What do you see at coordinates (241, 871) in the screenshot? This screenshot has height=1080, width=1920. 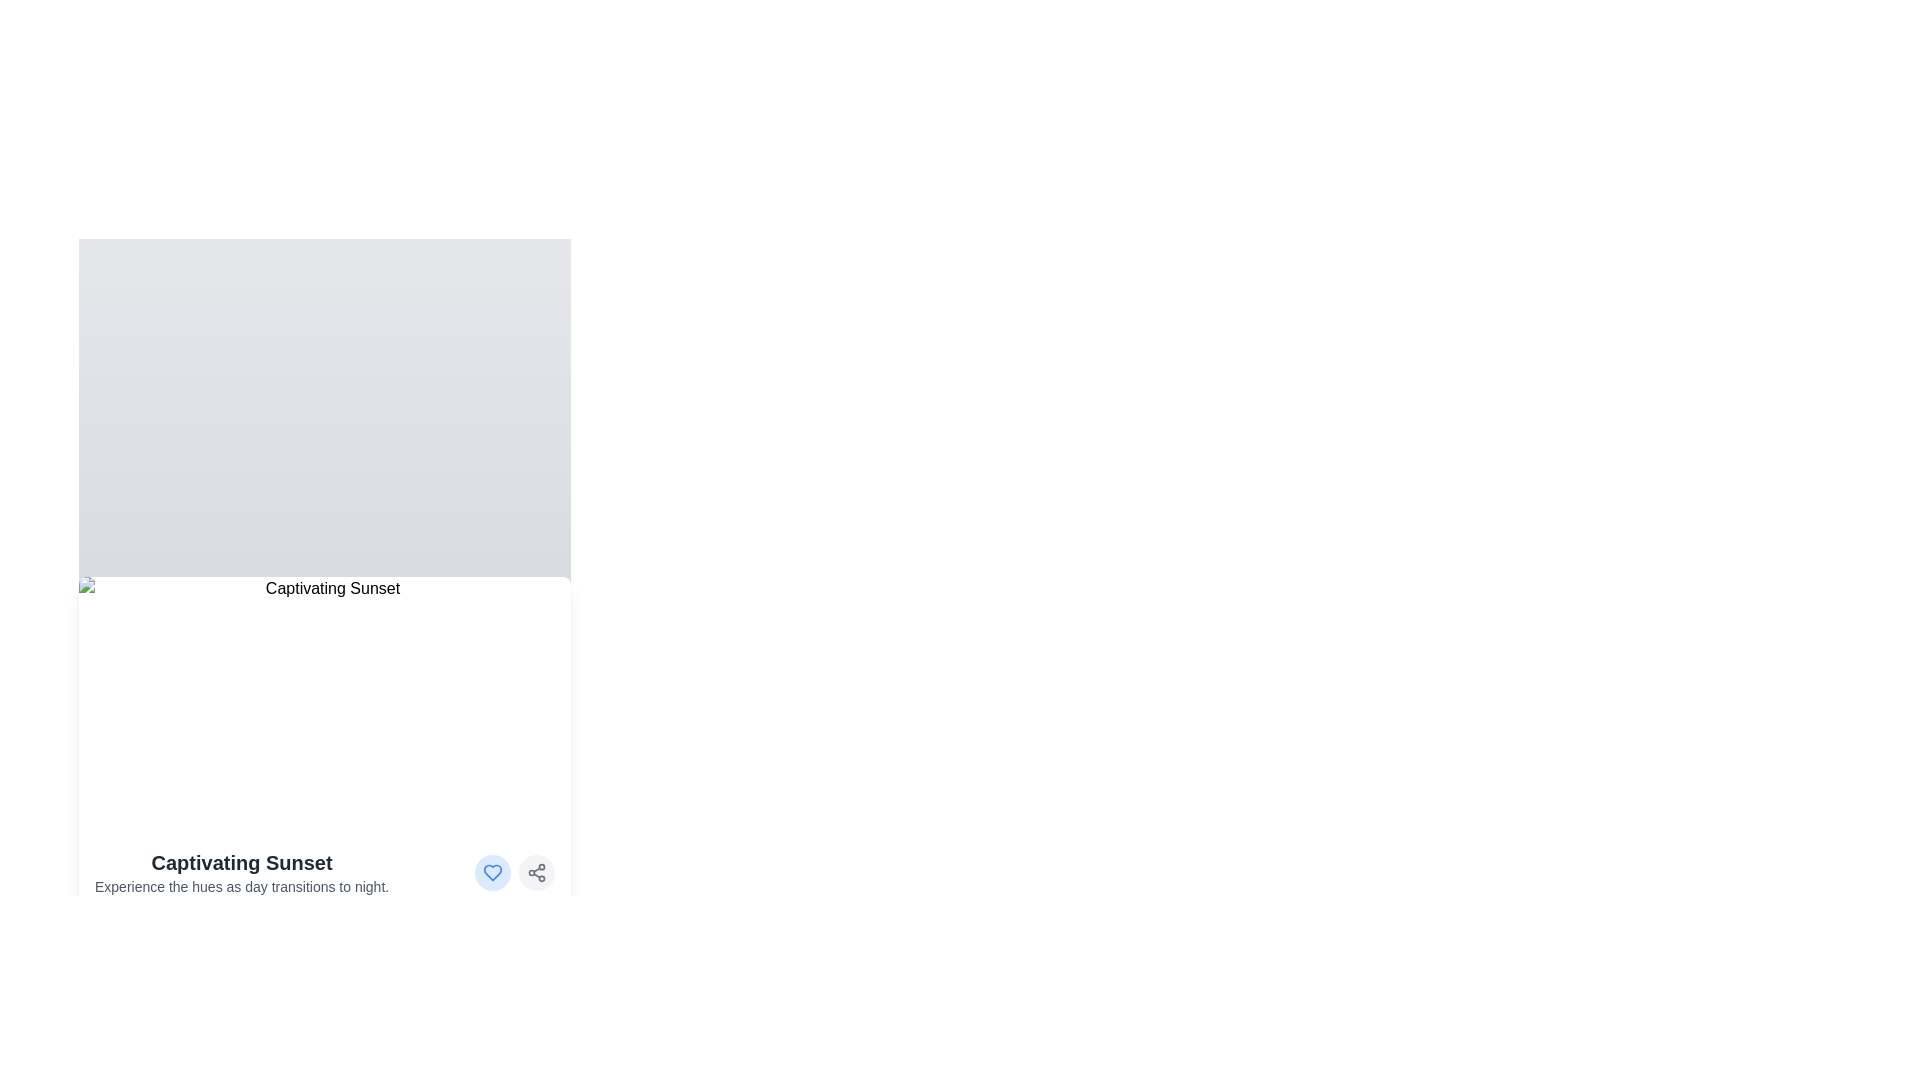 I see `the descriptive text block located at the bottom left of the card layout` at bounding box center [241, 871].